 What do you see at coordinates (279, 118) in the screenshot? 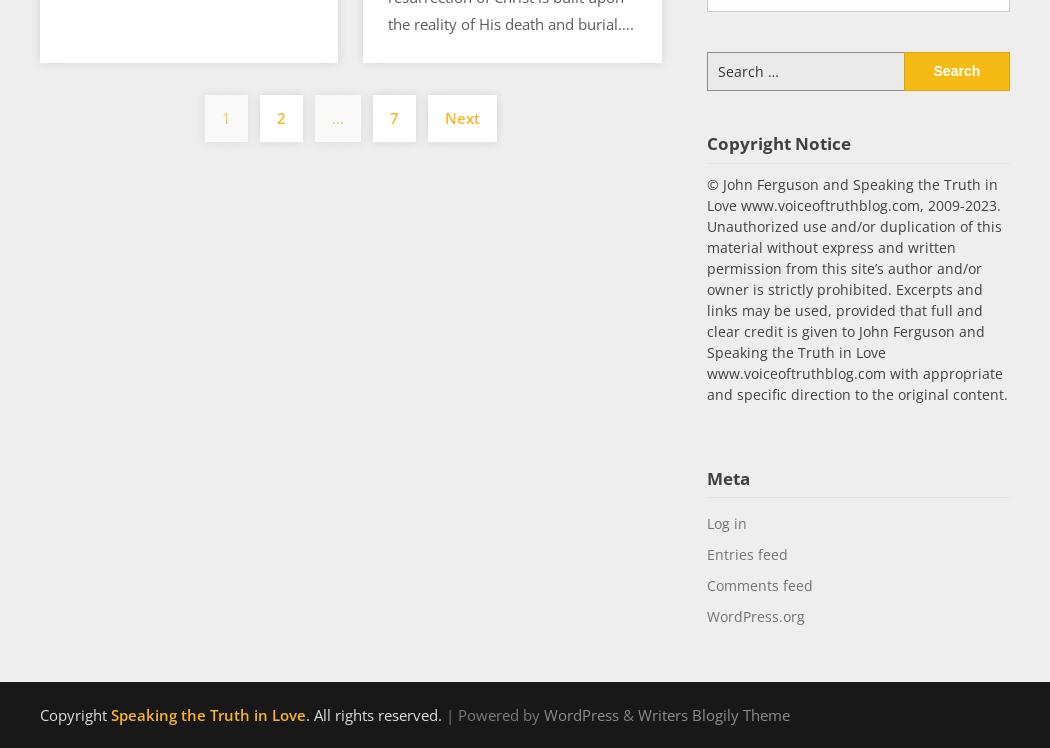
I see `'2'` at bounding box center [279, 118].